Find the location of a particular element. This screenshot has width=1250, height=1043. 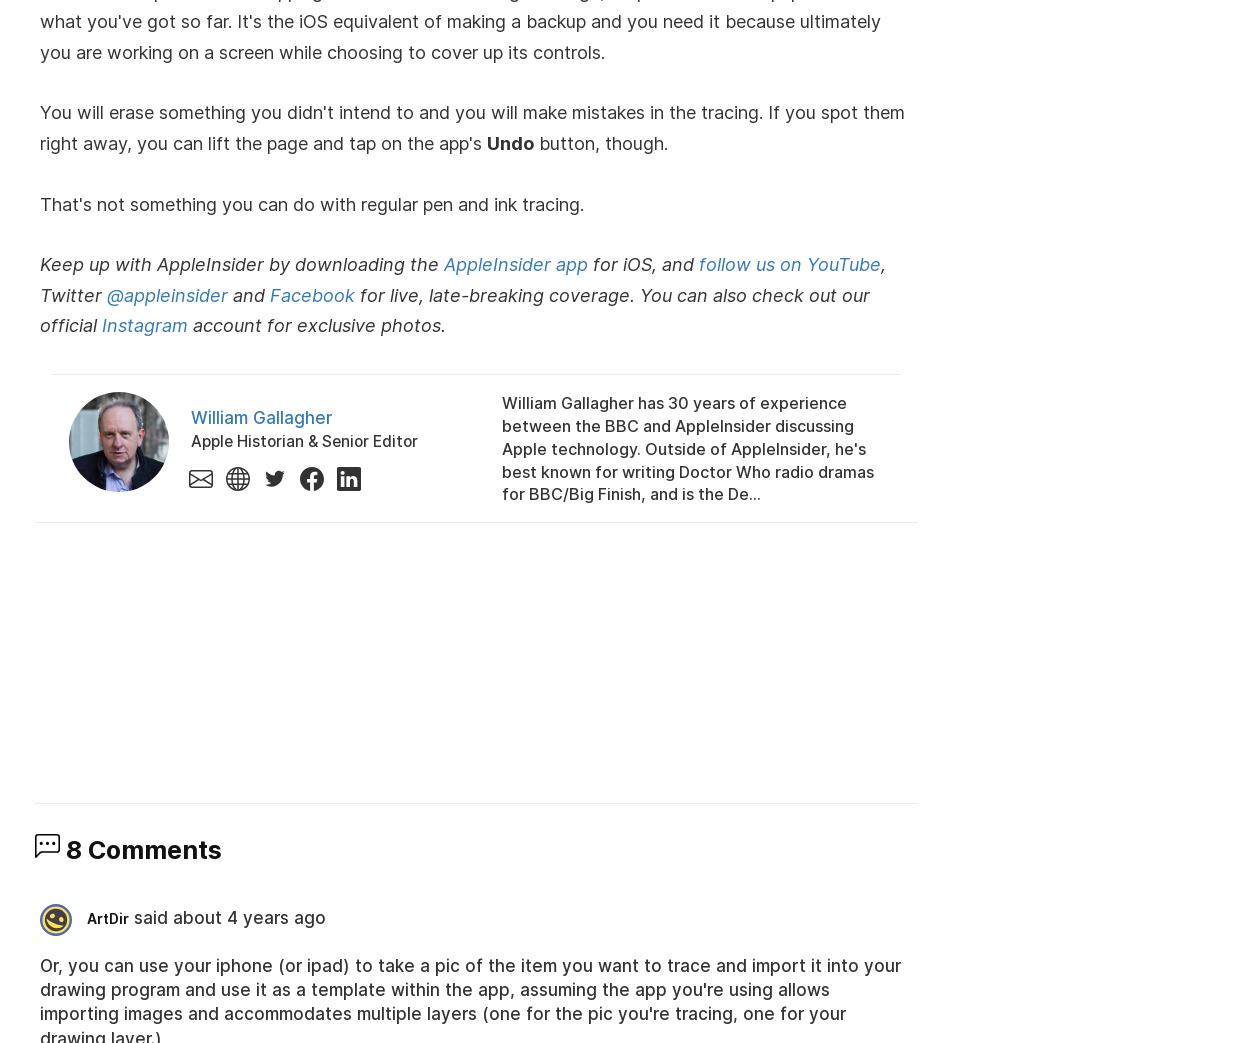

'said about' is located at coordinates (134, 917).